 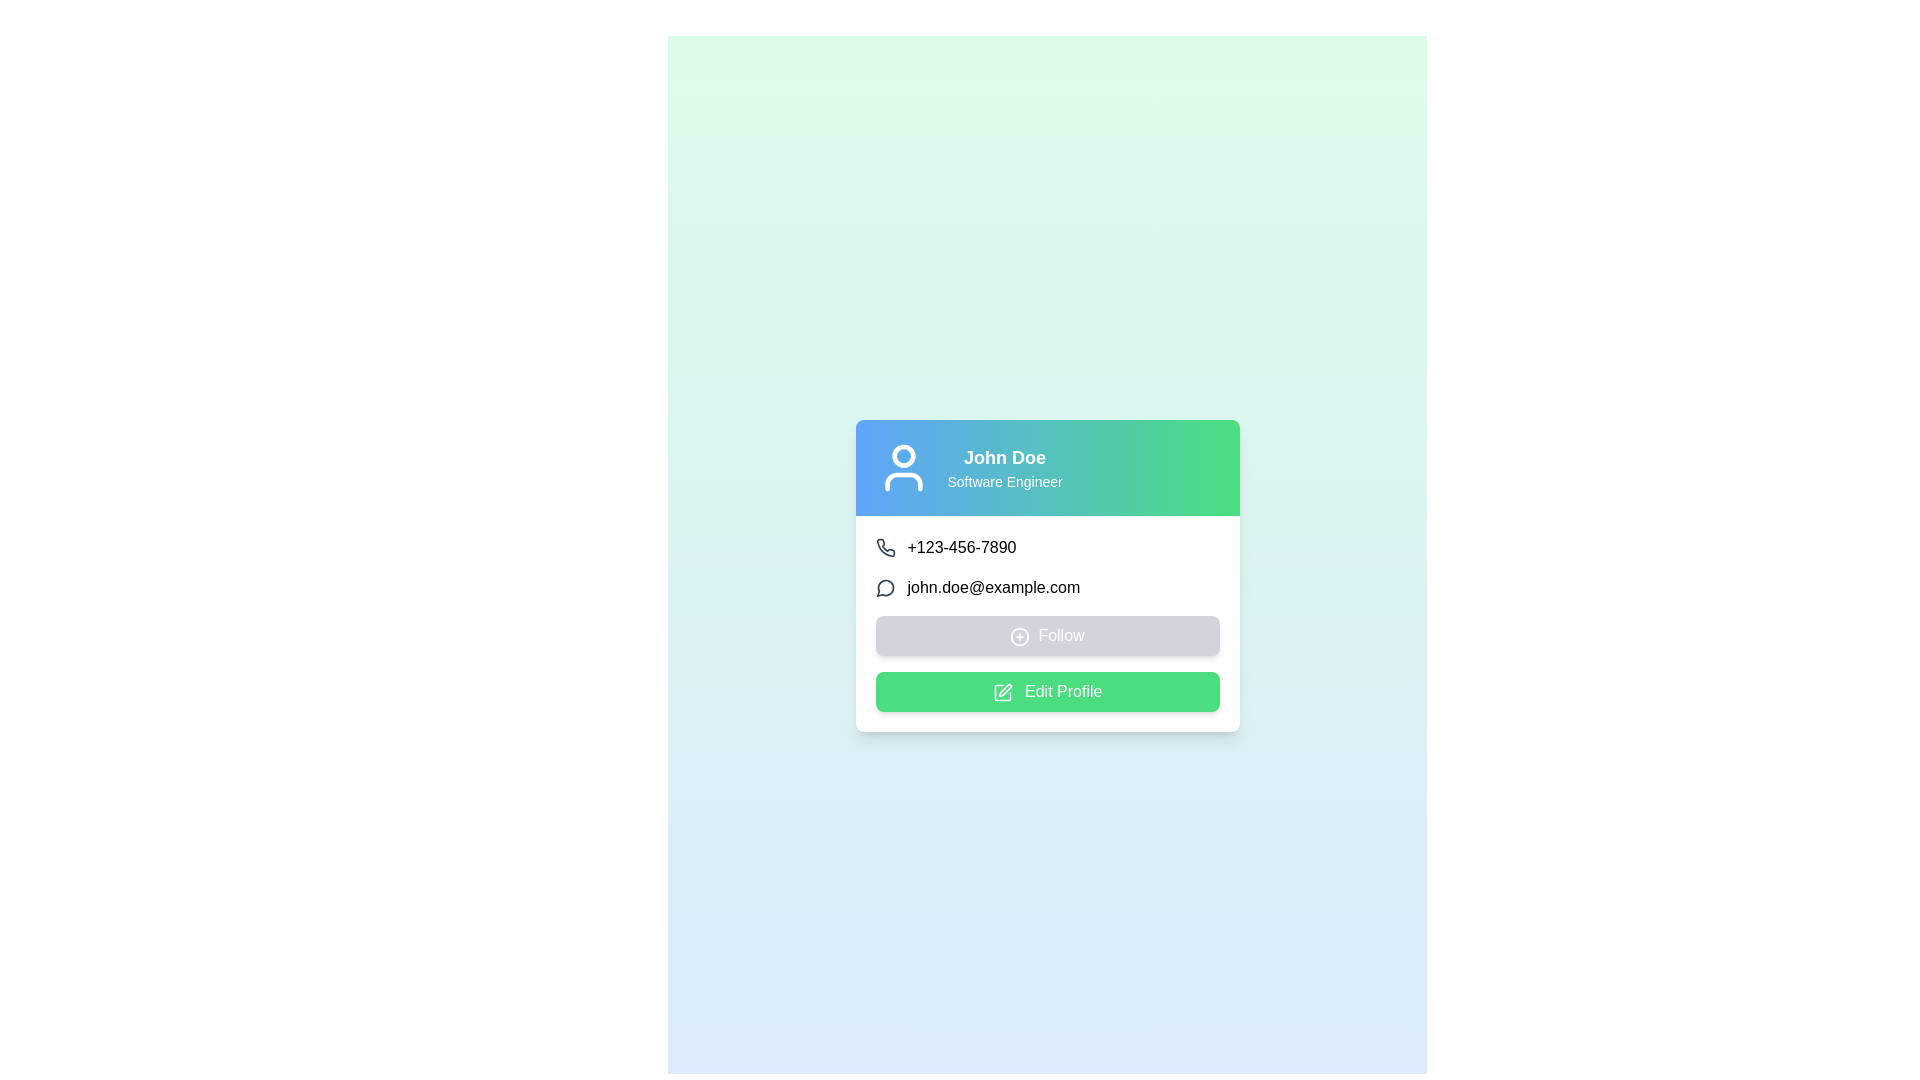 I want to click on vector graphic element located beneath the circular avatar graphic in the top section of the card using developer tools, so click(x=902, y=482).